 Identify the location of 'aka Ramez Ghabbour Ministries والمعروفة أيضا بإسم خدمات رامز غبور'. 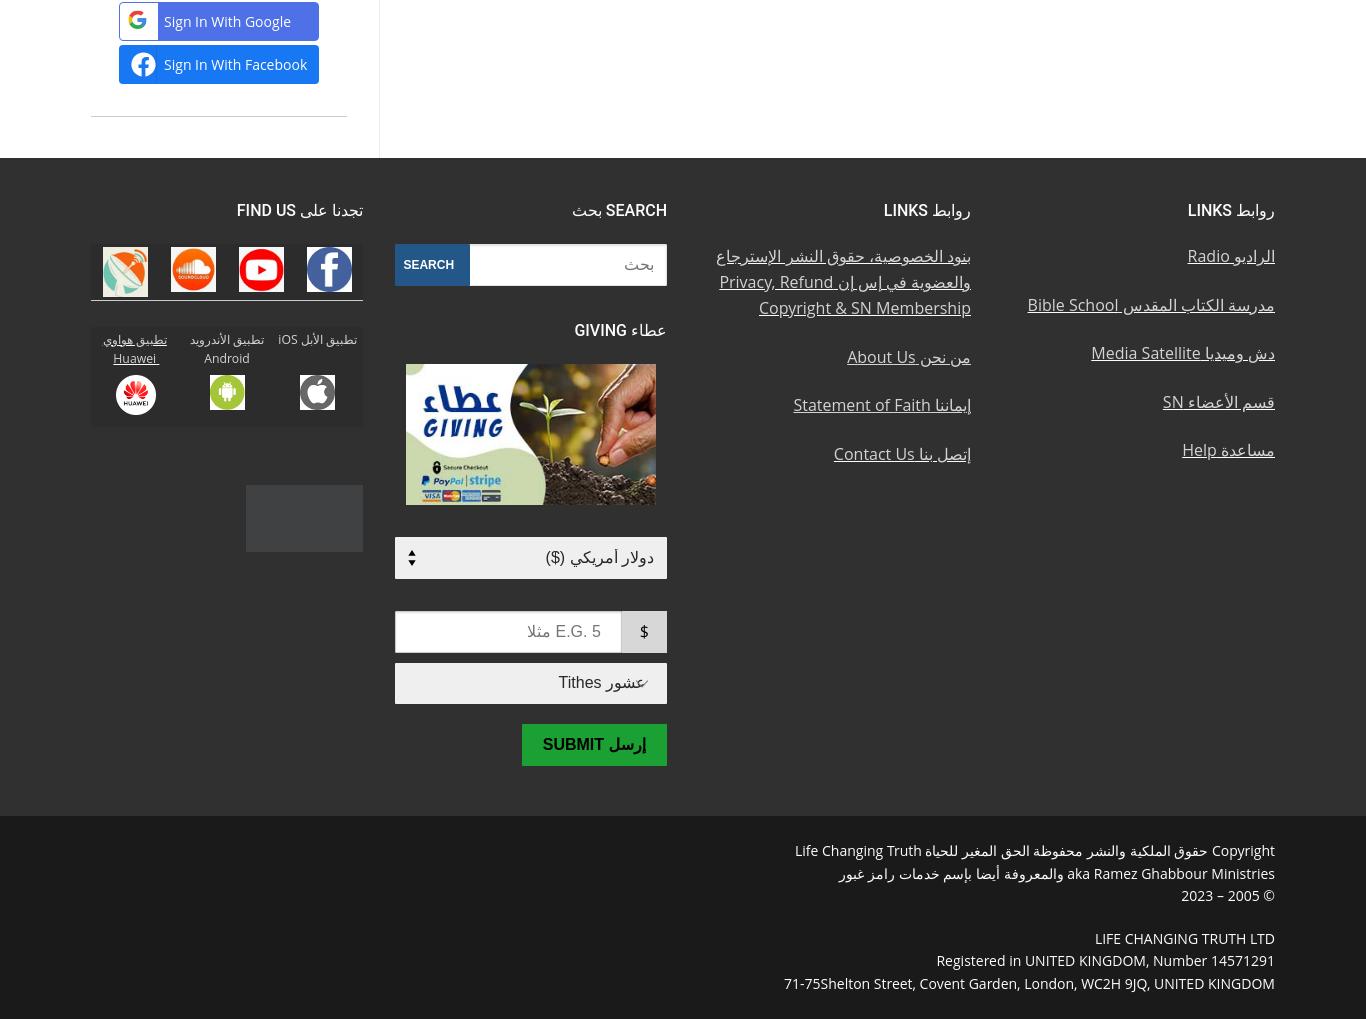
(1056, 871).